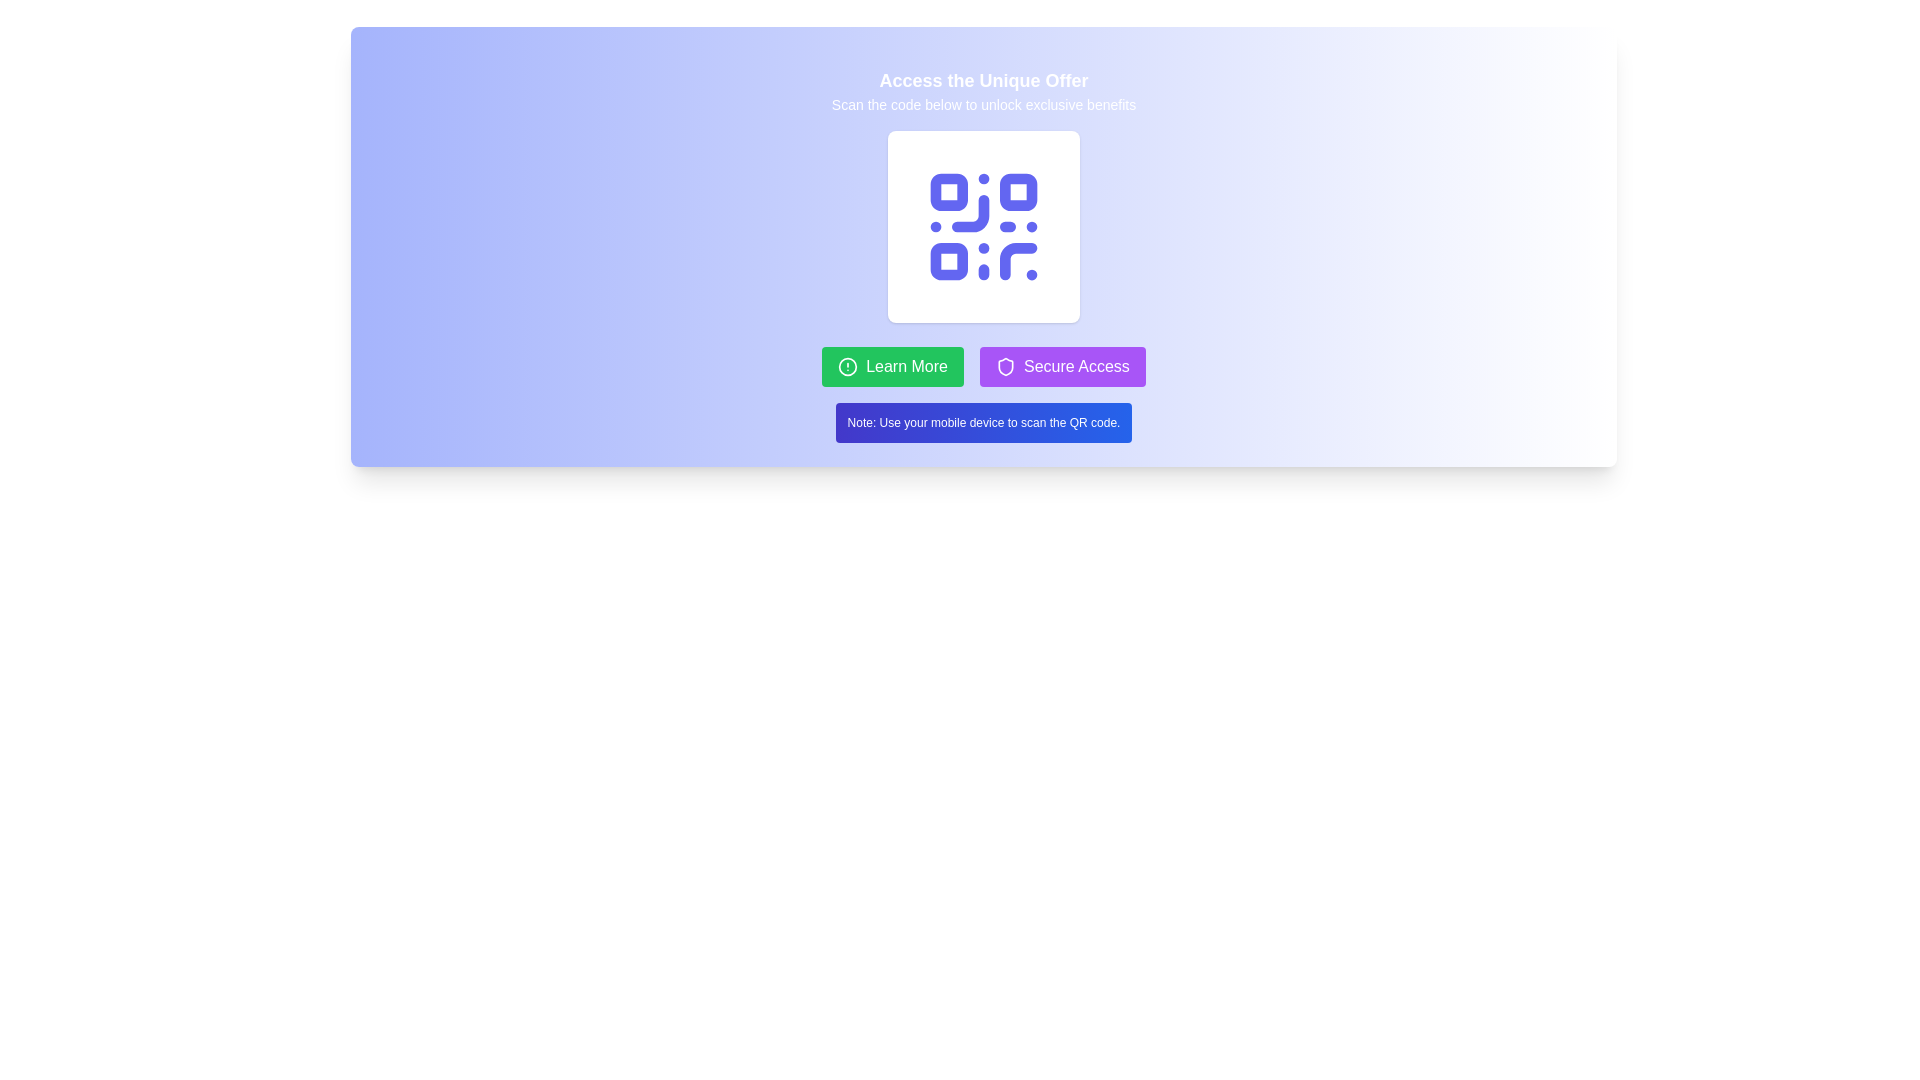 The width and height of the screenshot is (1920, 1080). Describe the element at coordinates (848, 366) in the screenshot. I see `the visual alert icon adjacent to the 'Learn More' button by moving the cursor to it` at that location.